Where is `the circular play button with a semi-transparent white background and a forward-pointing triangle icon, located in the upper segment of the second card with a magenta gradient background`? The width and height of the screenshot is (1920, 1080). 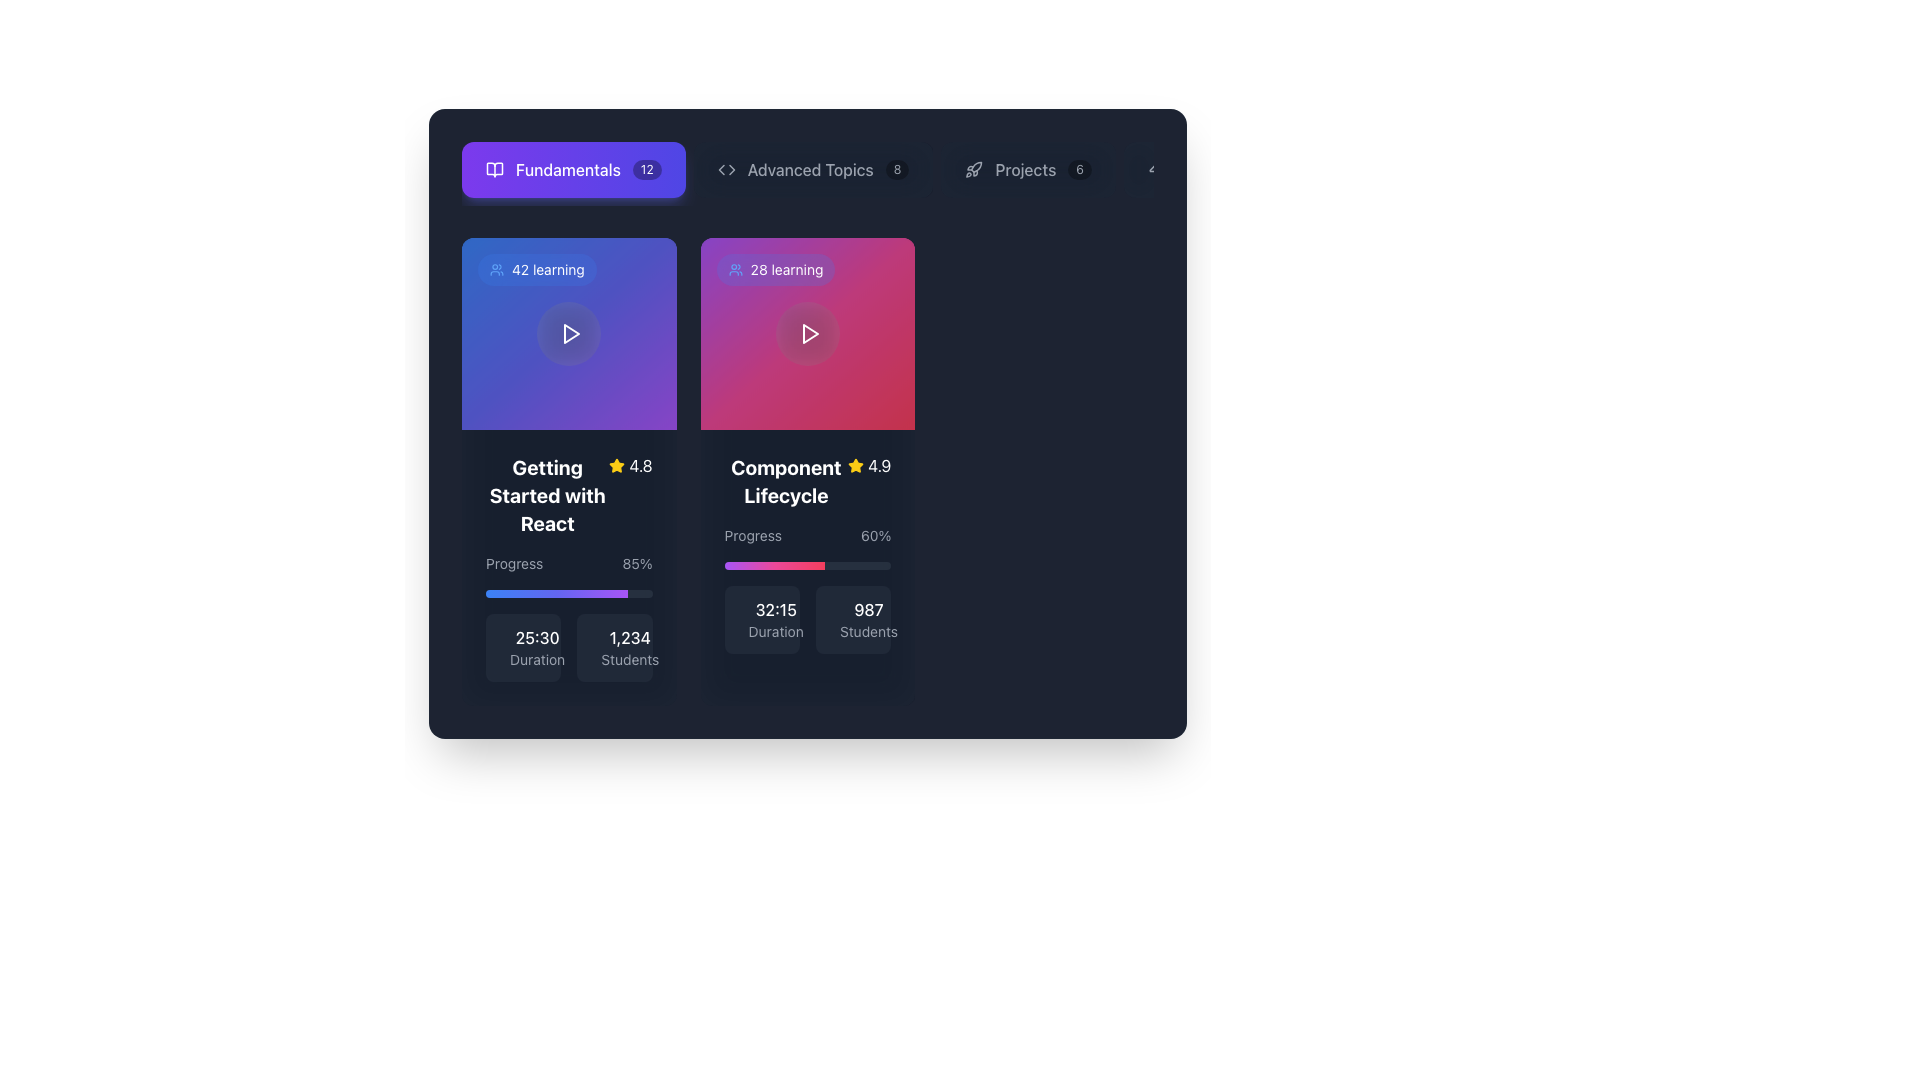 the circular play button with a semi-transparent white background and a forward-pointing triangle icon, located in the upper segment of the second card with a magenta gradient background is located at coordinates (807, 333).